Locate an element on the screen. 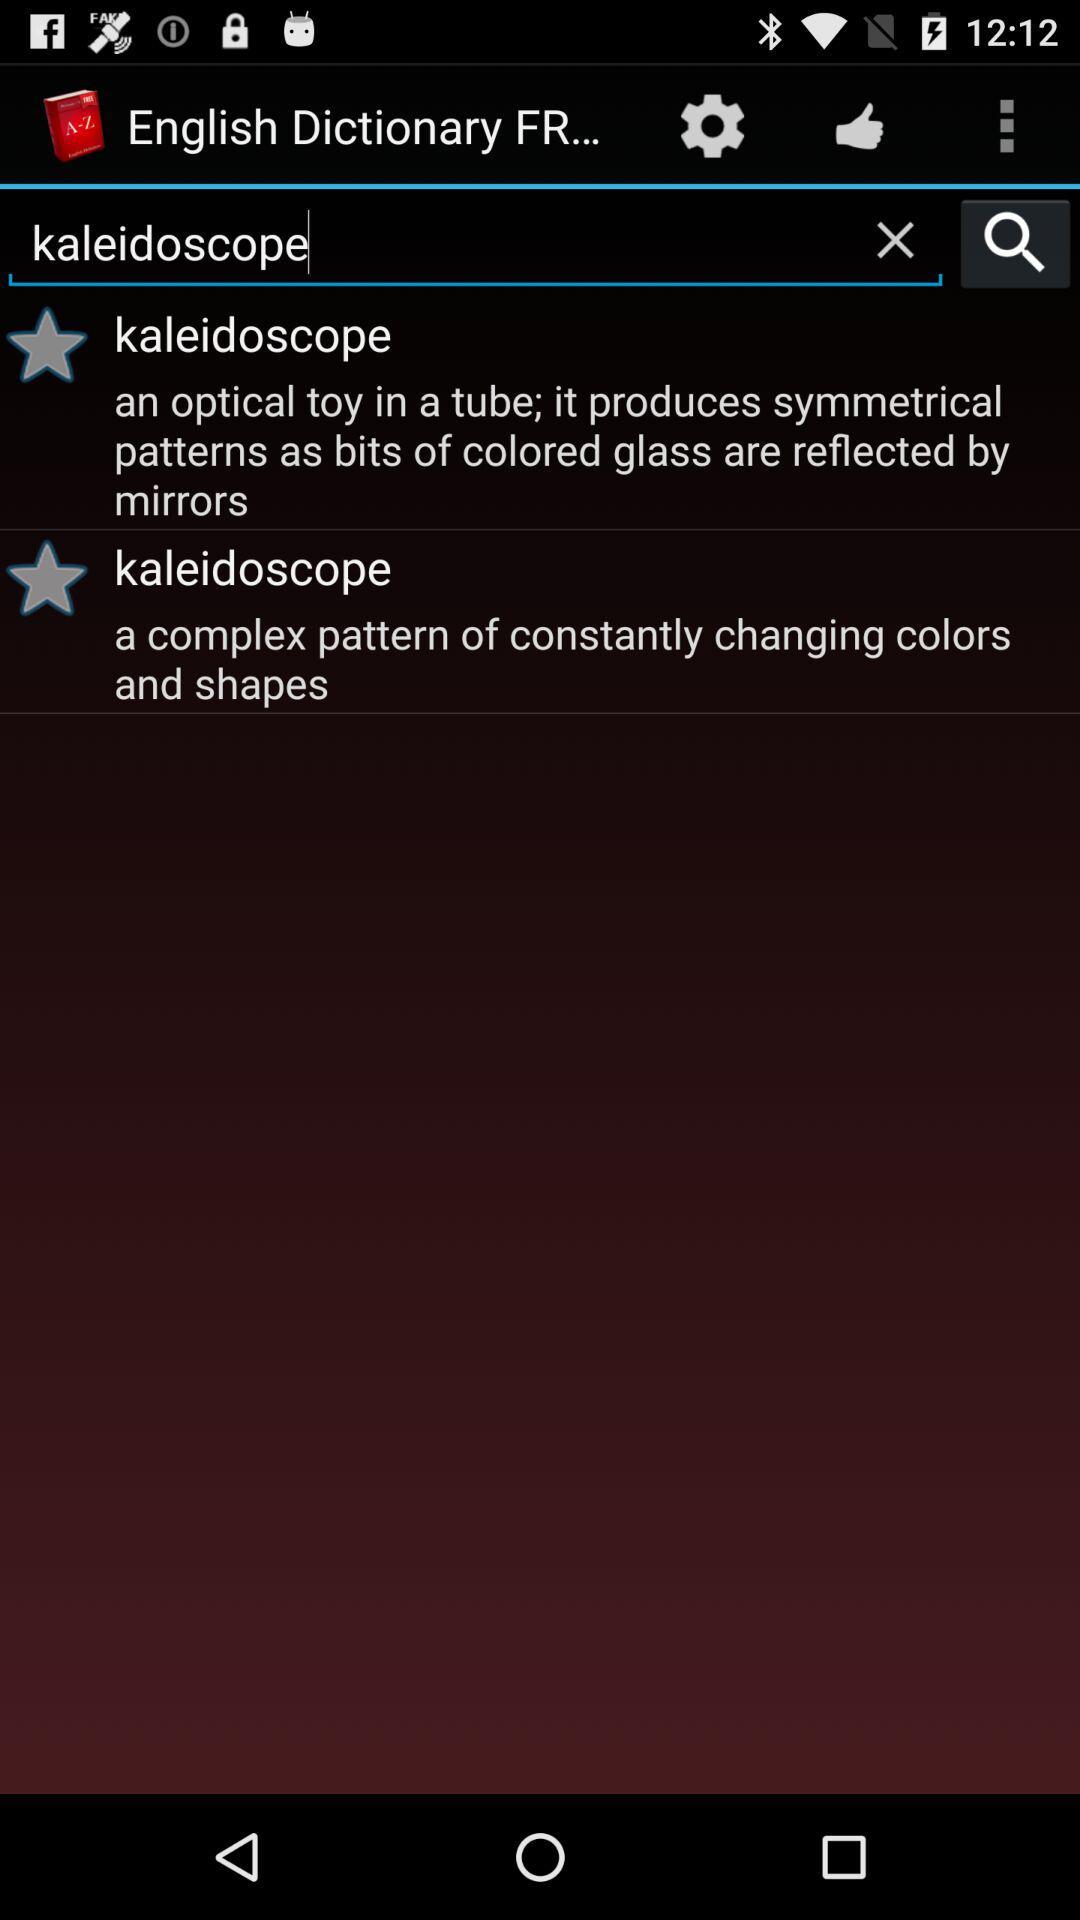 The image size is (1080, 1920). the search icon is located at coordinates (1015, 259).